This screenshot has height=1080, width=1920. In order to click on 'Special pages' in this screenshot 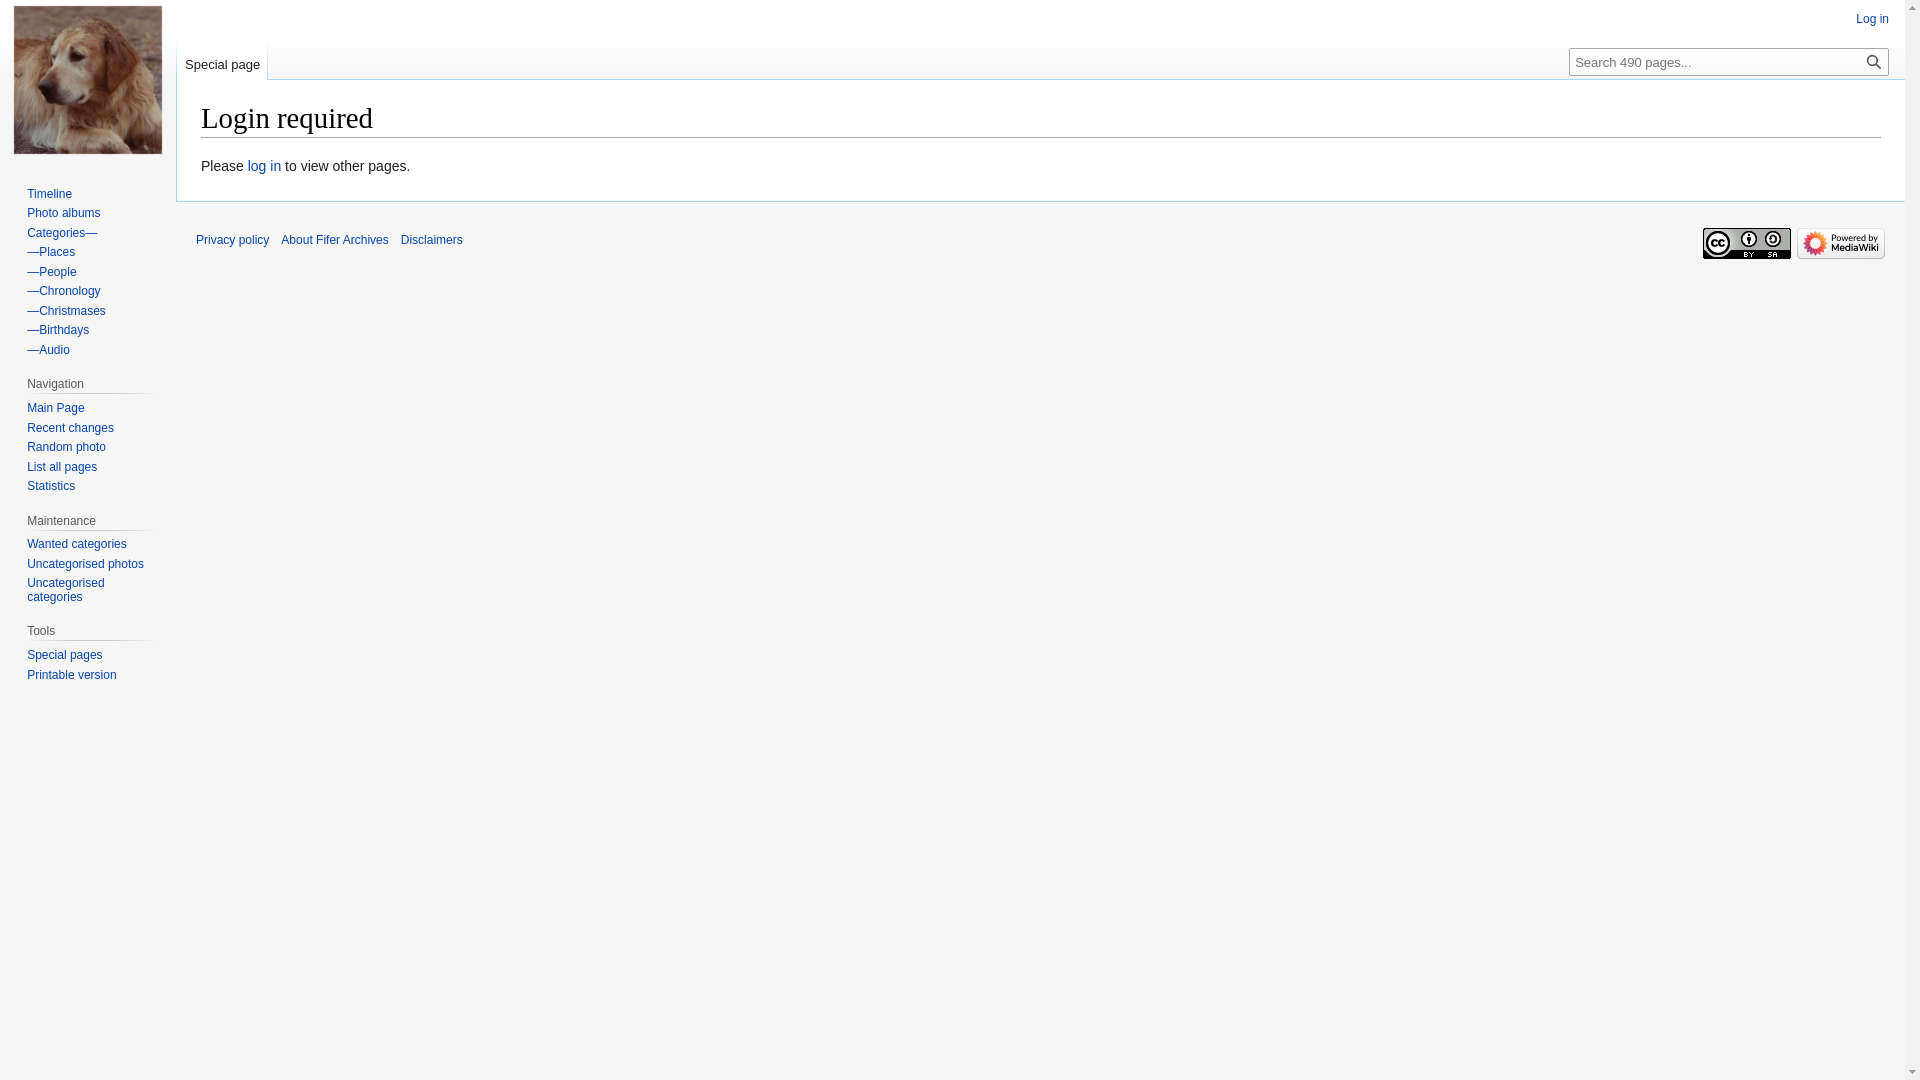, I will do `click(27, 655)`.